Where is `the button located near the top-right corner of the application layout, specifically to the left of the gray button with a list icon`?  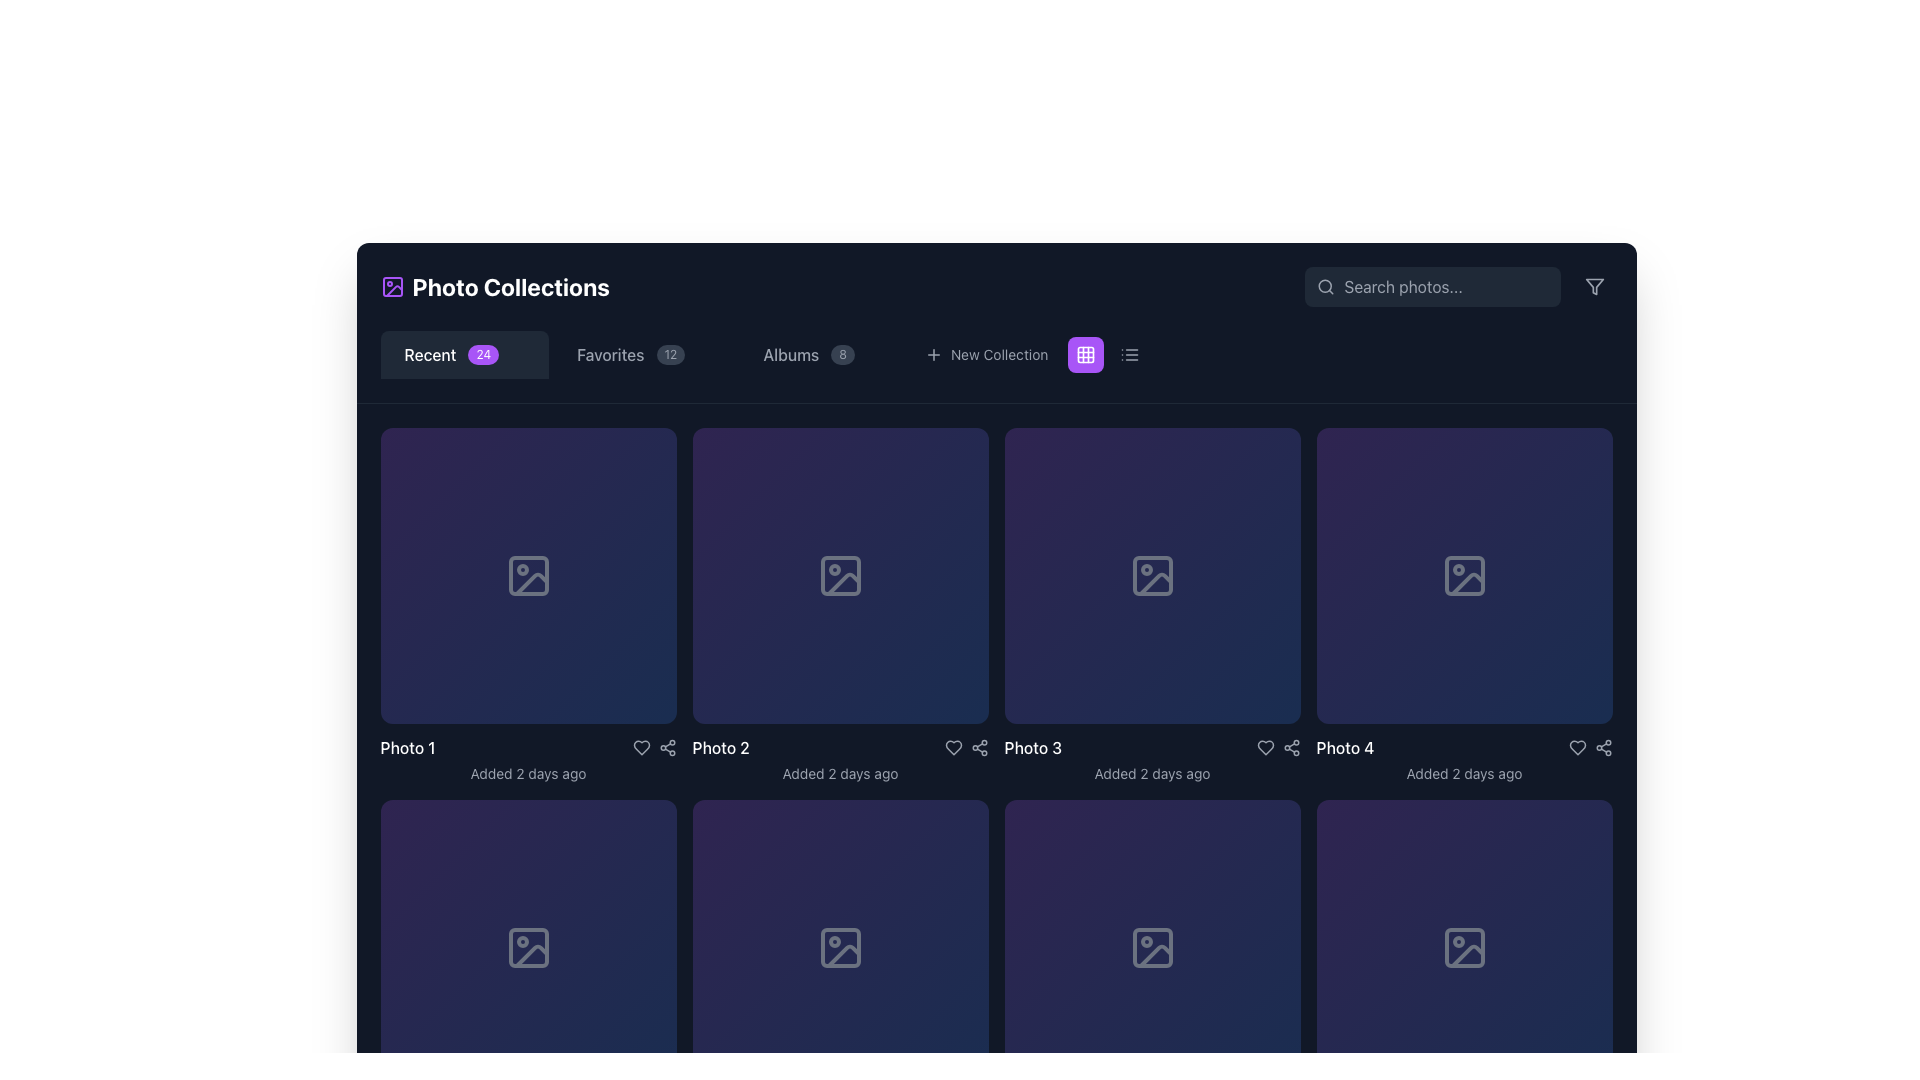 the button located near the top-right corner of the application layout, specifically to the left of the gray button with a list icon is located at coordinates (1085, 353).